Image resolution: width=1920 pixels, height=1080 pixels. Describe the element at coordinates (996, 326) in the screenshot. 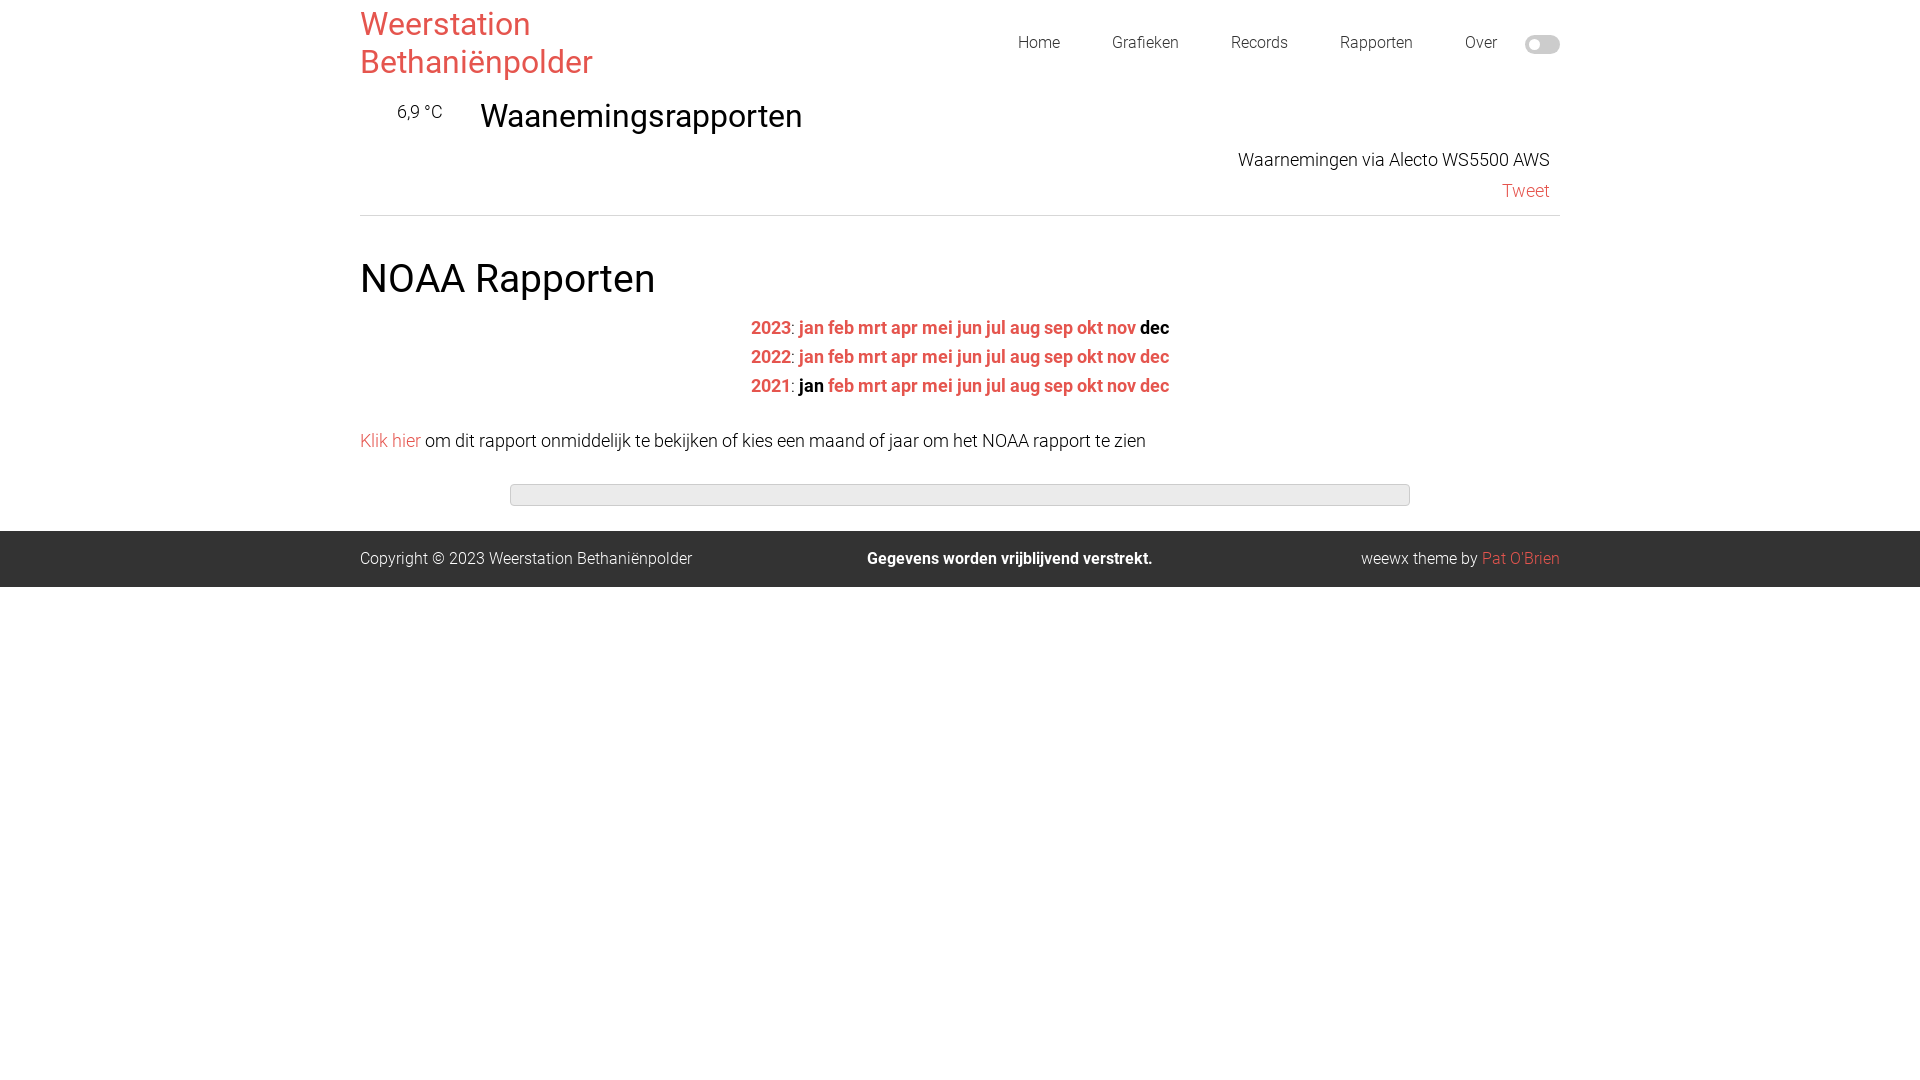

I see `'jul'` at that location.